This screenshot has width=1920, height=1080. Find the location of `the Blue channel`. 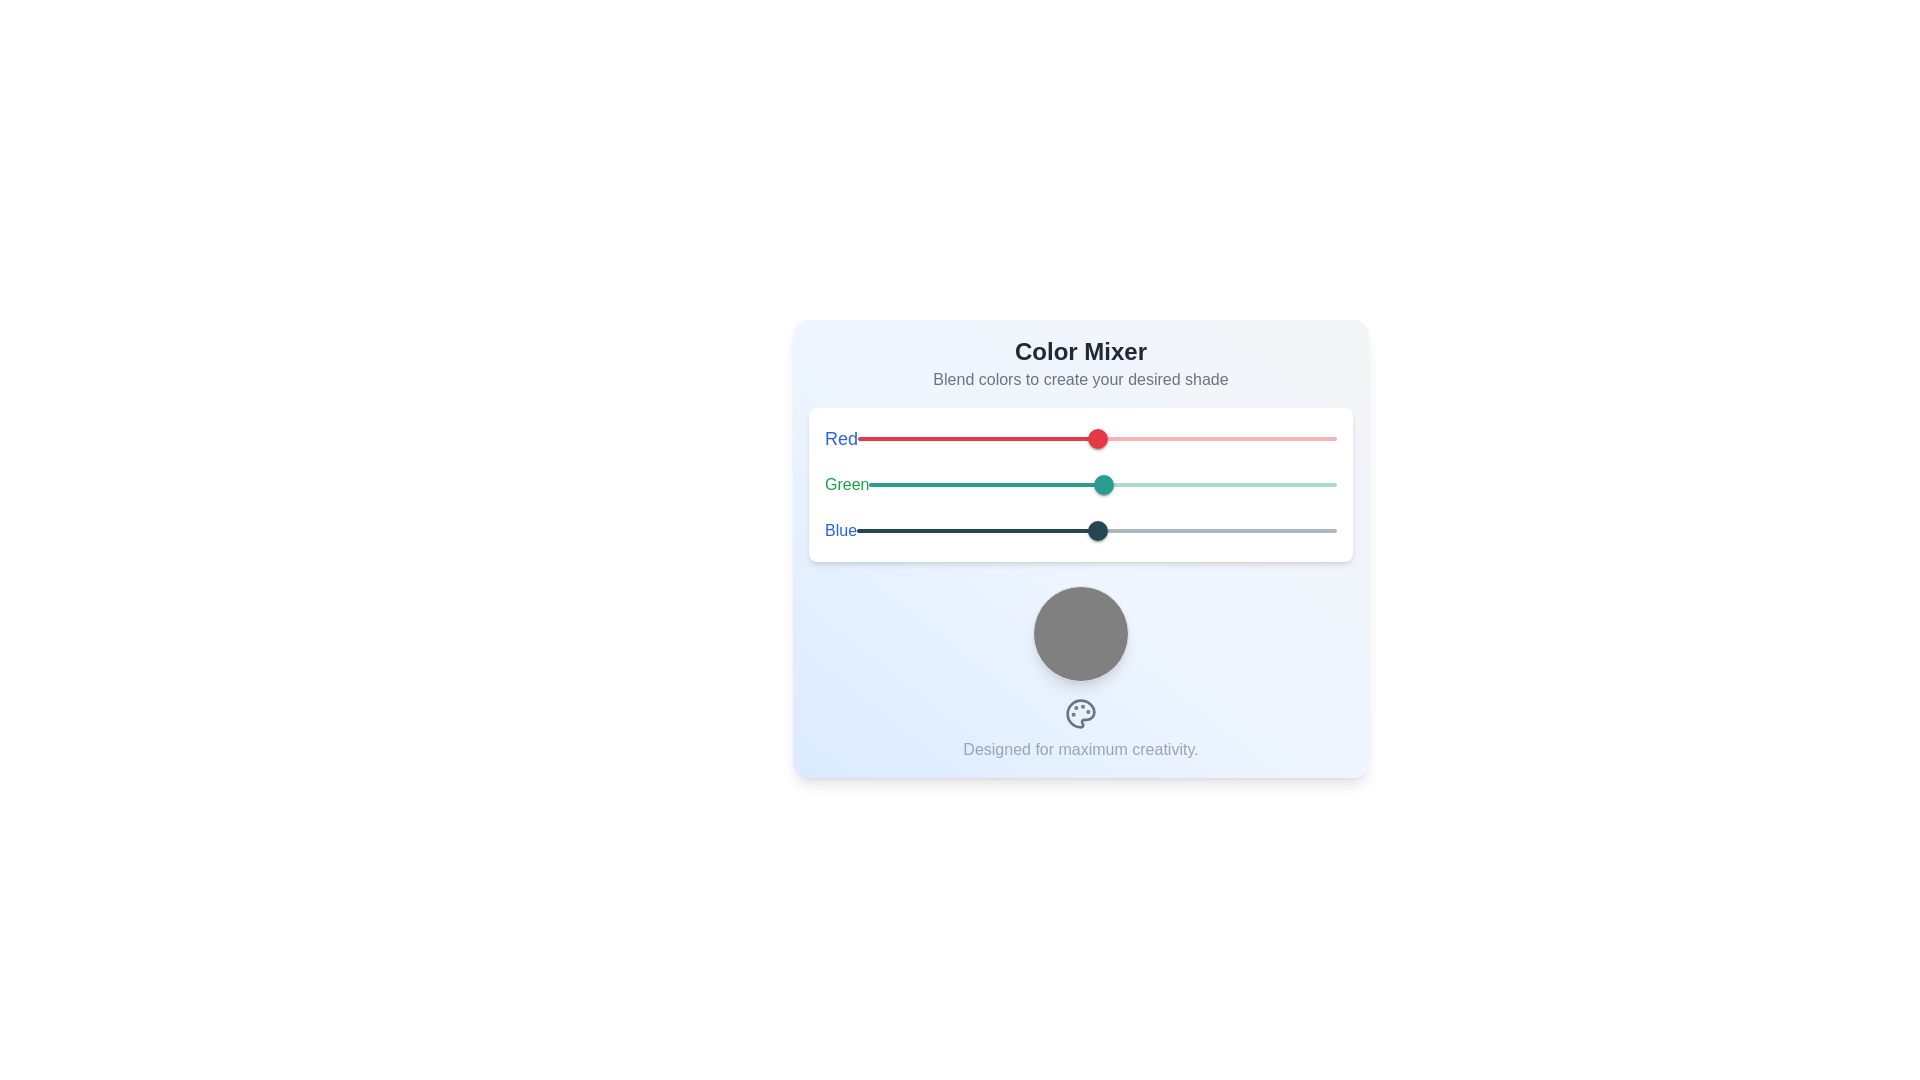

the Blue channel is located at coordinates (1251, 530).